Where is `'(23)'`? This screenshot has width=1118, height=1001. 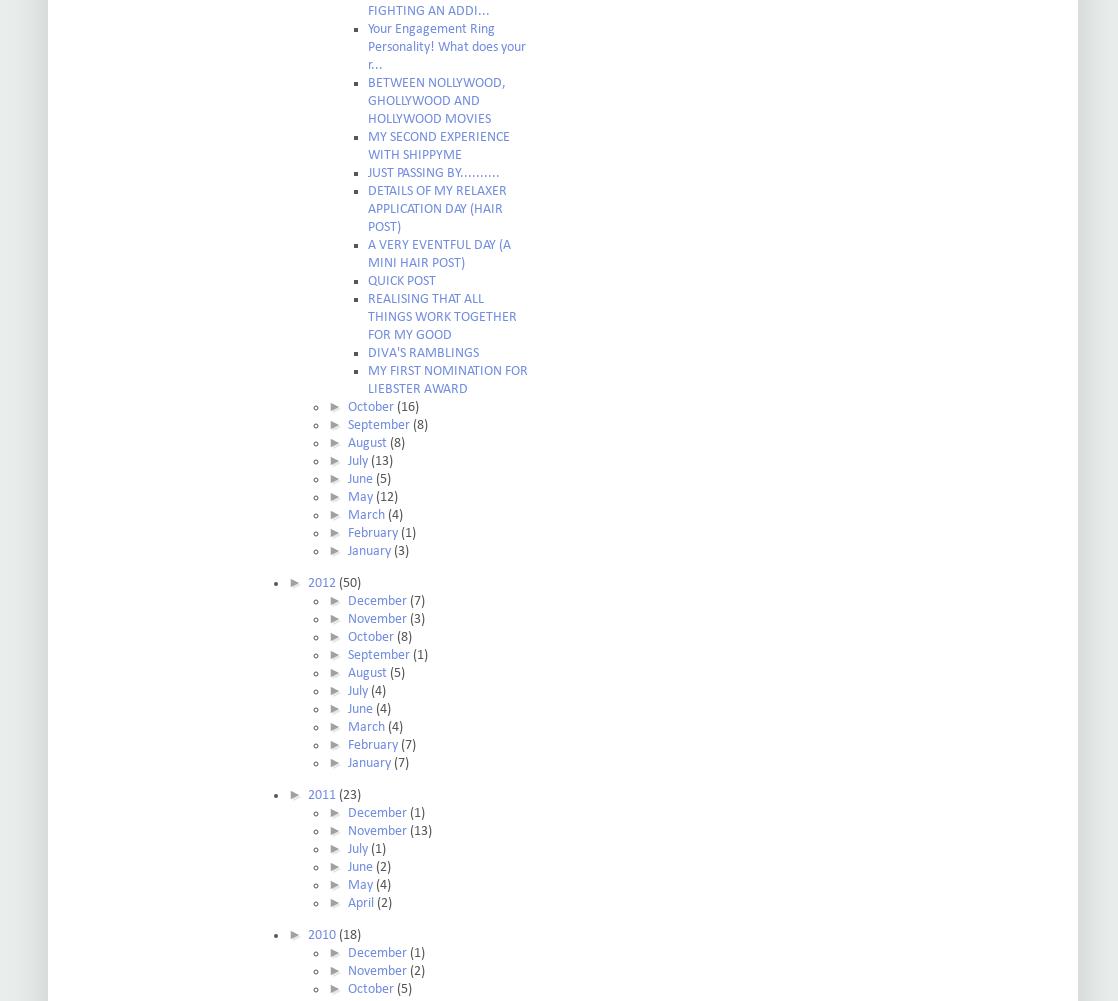 '(23)' is located at coordinates (348, 794).